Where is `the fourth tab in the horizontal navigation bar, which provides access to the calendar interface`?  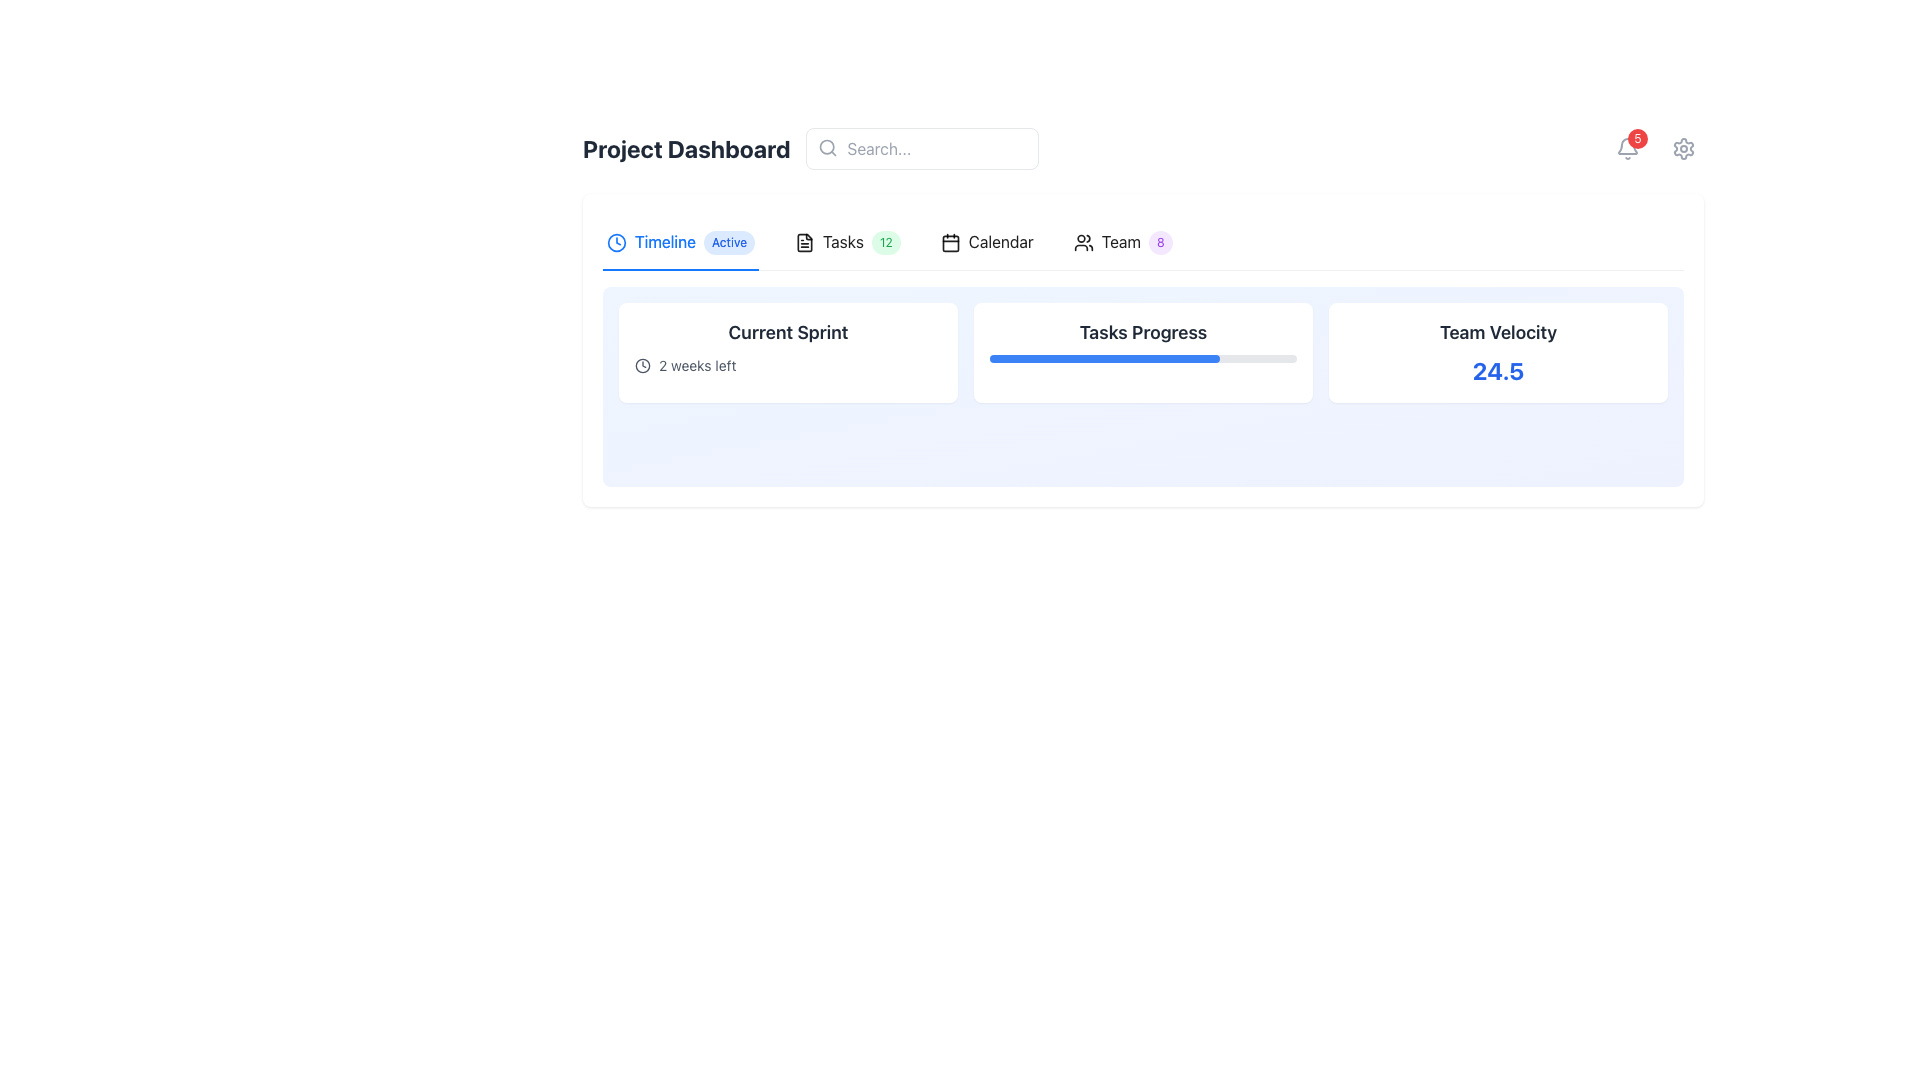 the fourth tab in the horizontal navigation bar, which provides access to the calendar interface is located at coordinates (987, 241).